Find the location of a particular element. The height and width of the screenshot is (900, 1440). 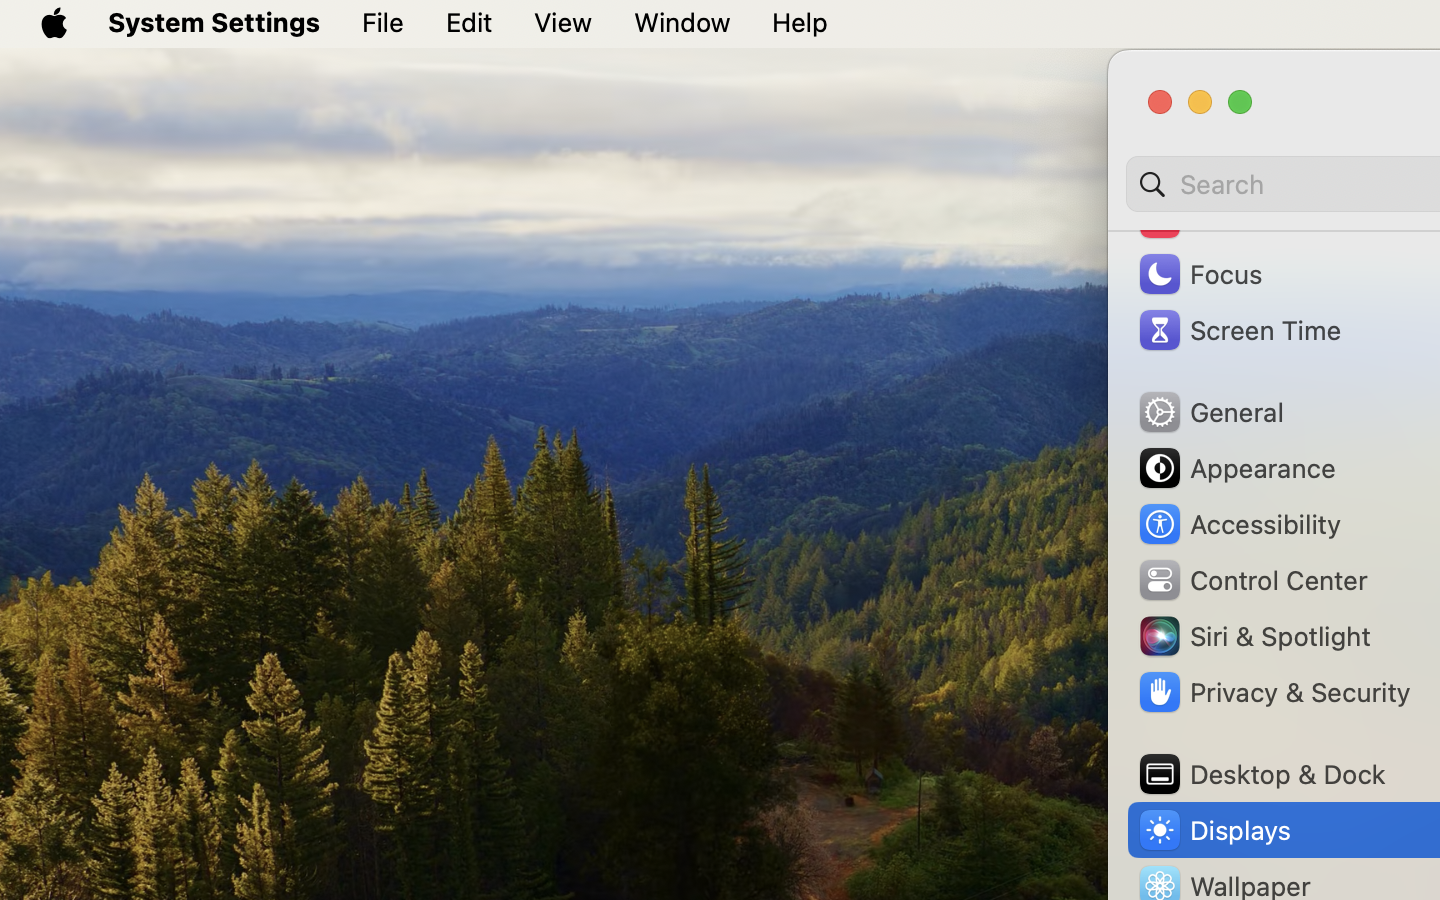

'Siri & Spotlight' is located at coordinates (1251, 636).